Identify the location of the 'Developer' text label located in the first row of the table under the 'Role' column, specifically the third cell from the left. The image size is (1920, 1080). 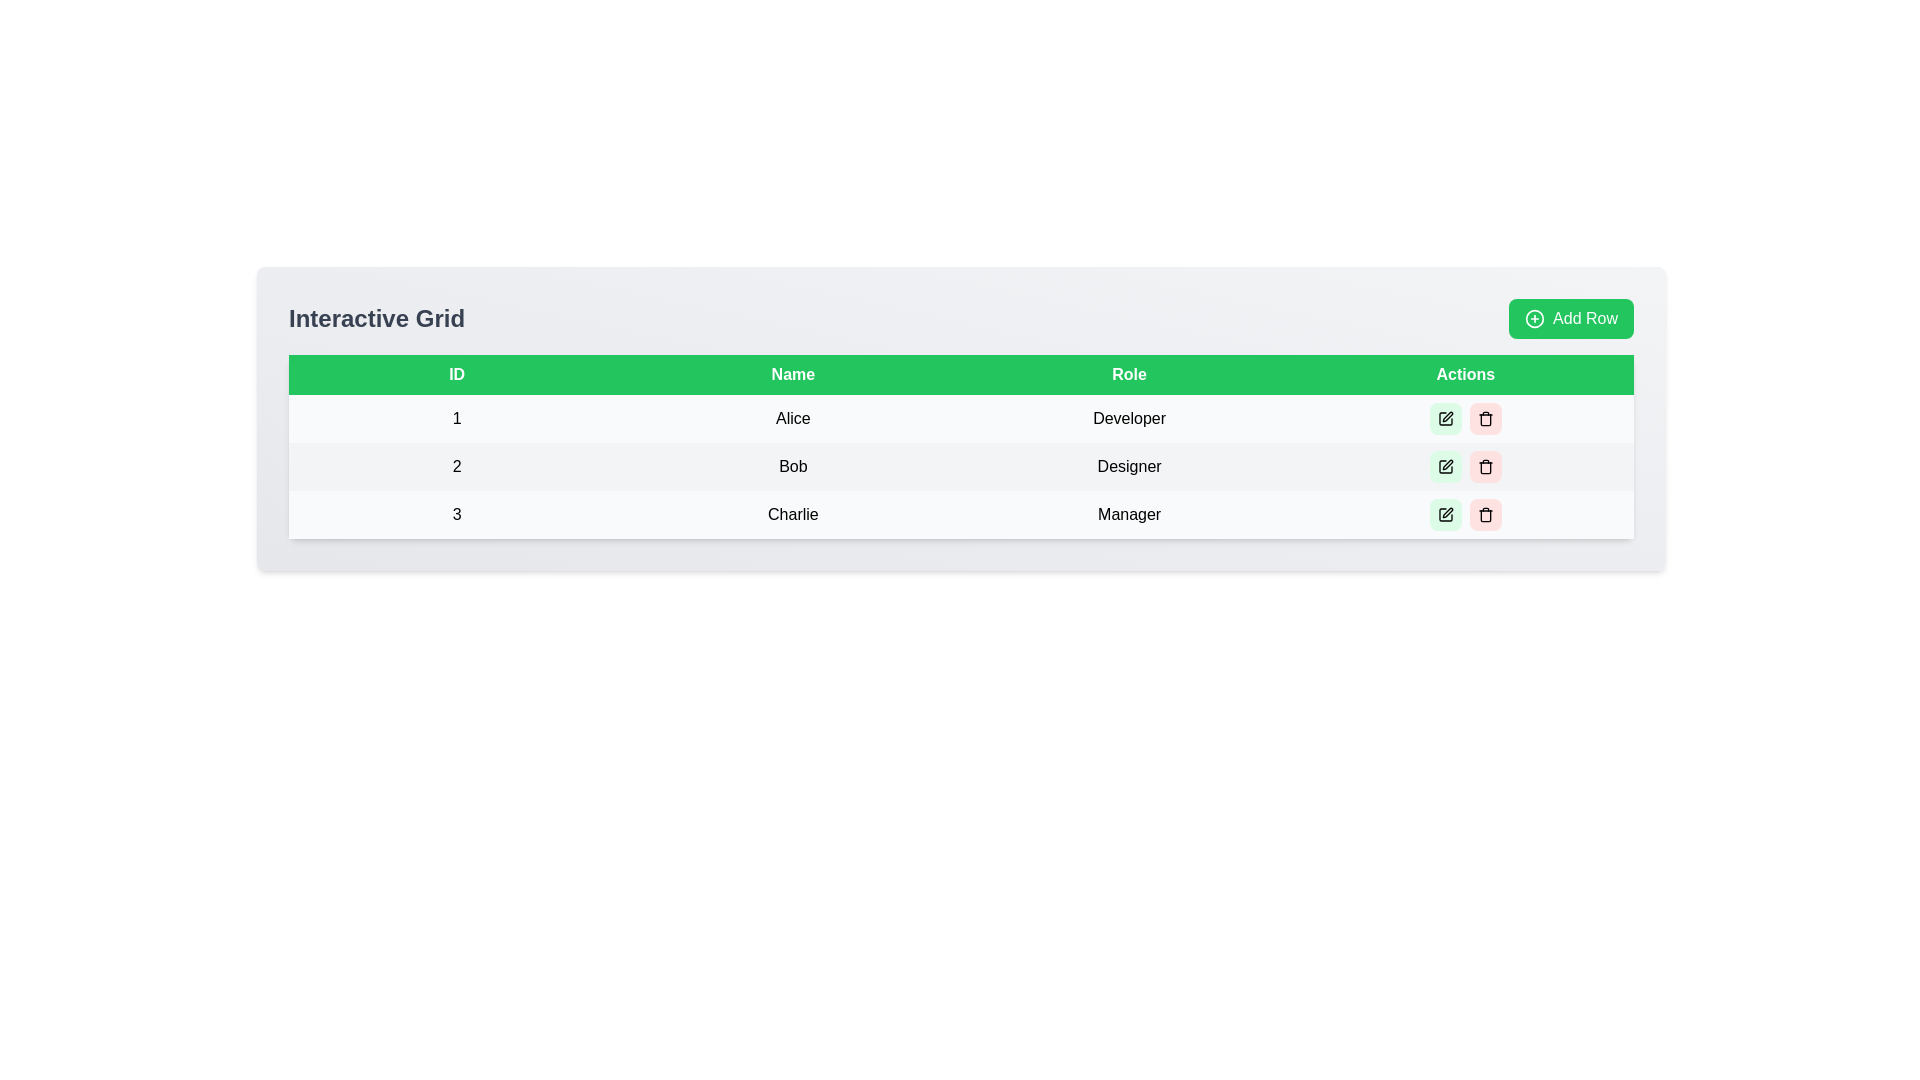
(1129, 418).